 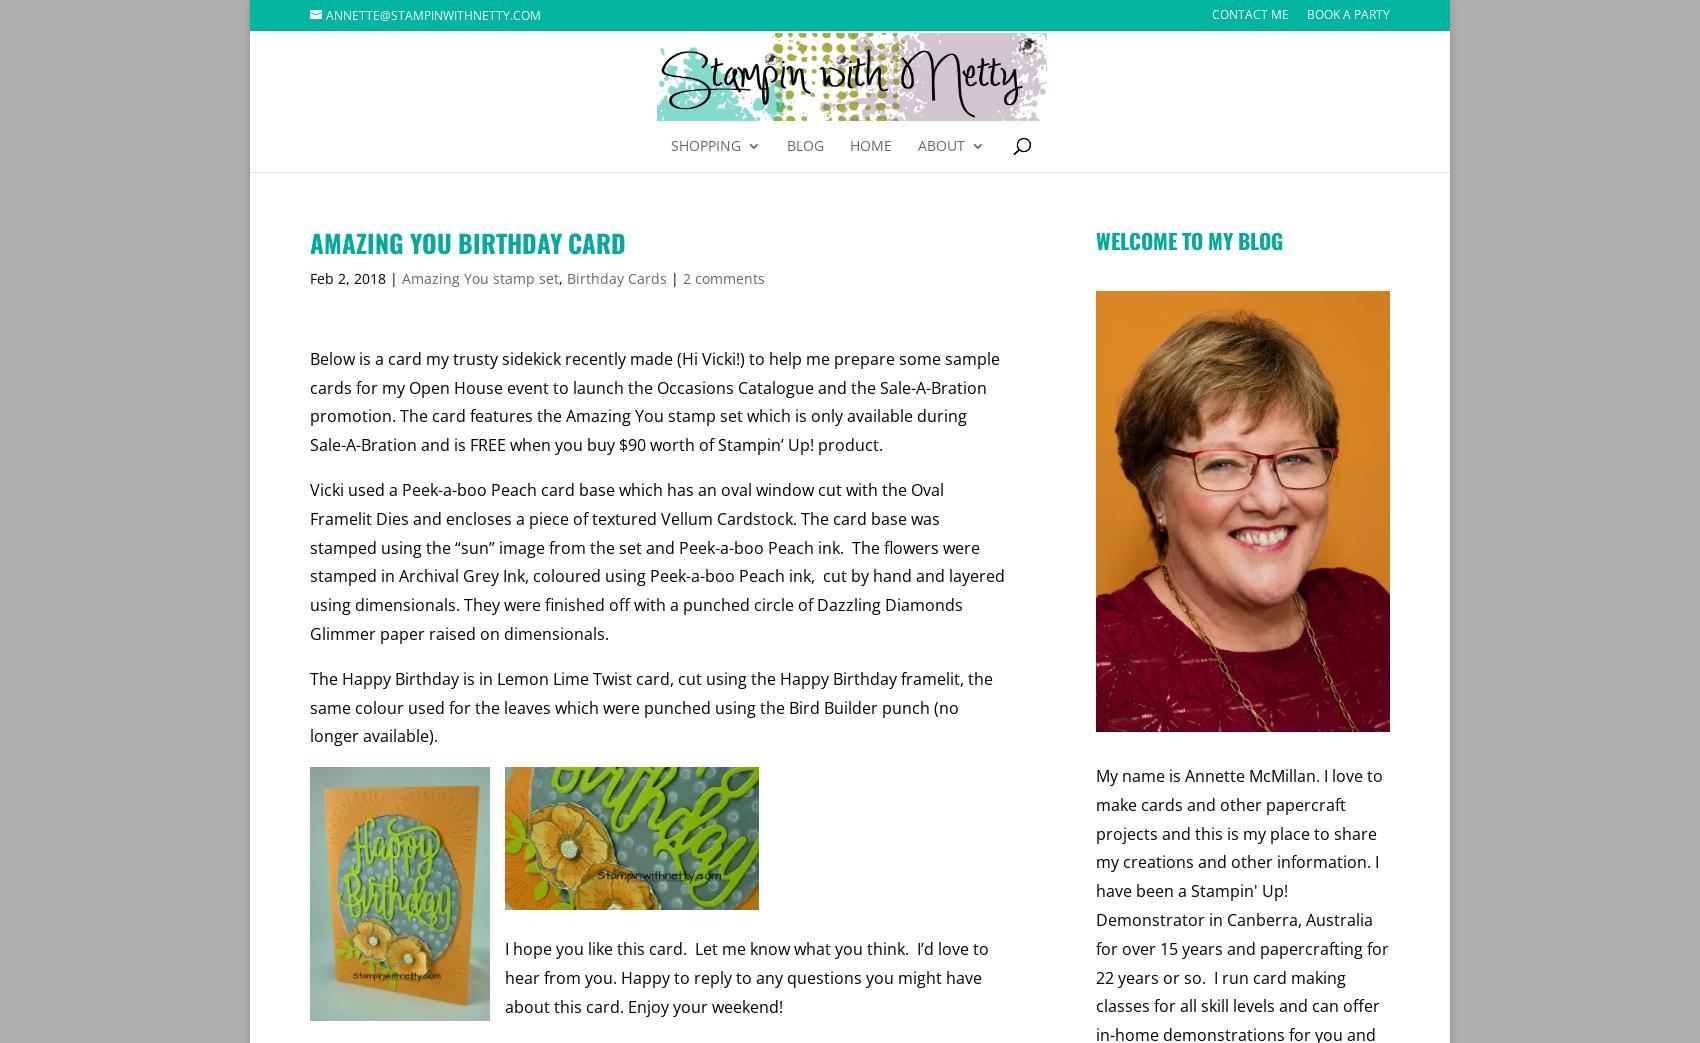 I want to click on 'Below is a card my trusty sidekick recently made (Hi Vicki!) to help me prepare some sample cards for my Open House event to launch the Occasions Catalogue and the Sale-A-Bration promotion. The card features the Amazing You stamp set which is only available during Sale-A-Bration and is FREE when you buy $90 worth of Stampin’ Up! product.', so click(x=655, y=401).